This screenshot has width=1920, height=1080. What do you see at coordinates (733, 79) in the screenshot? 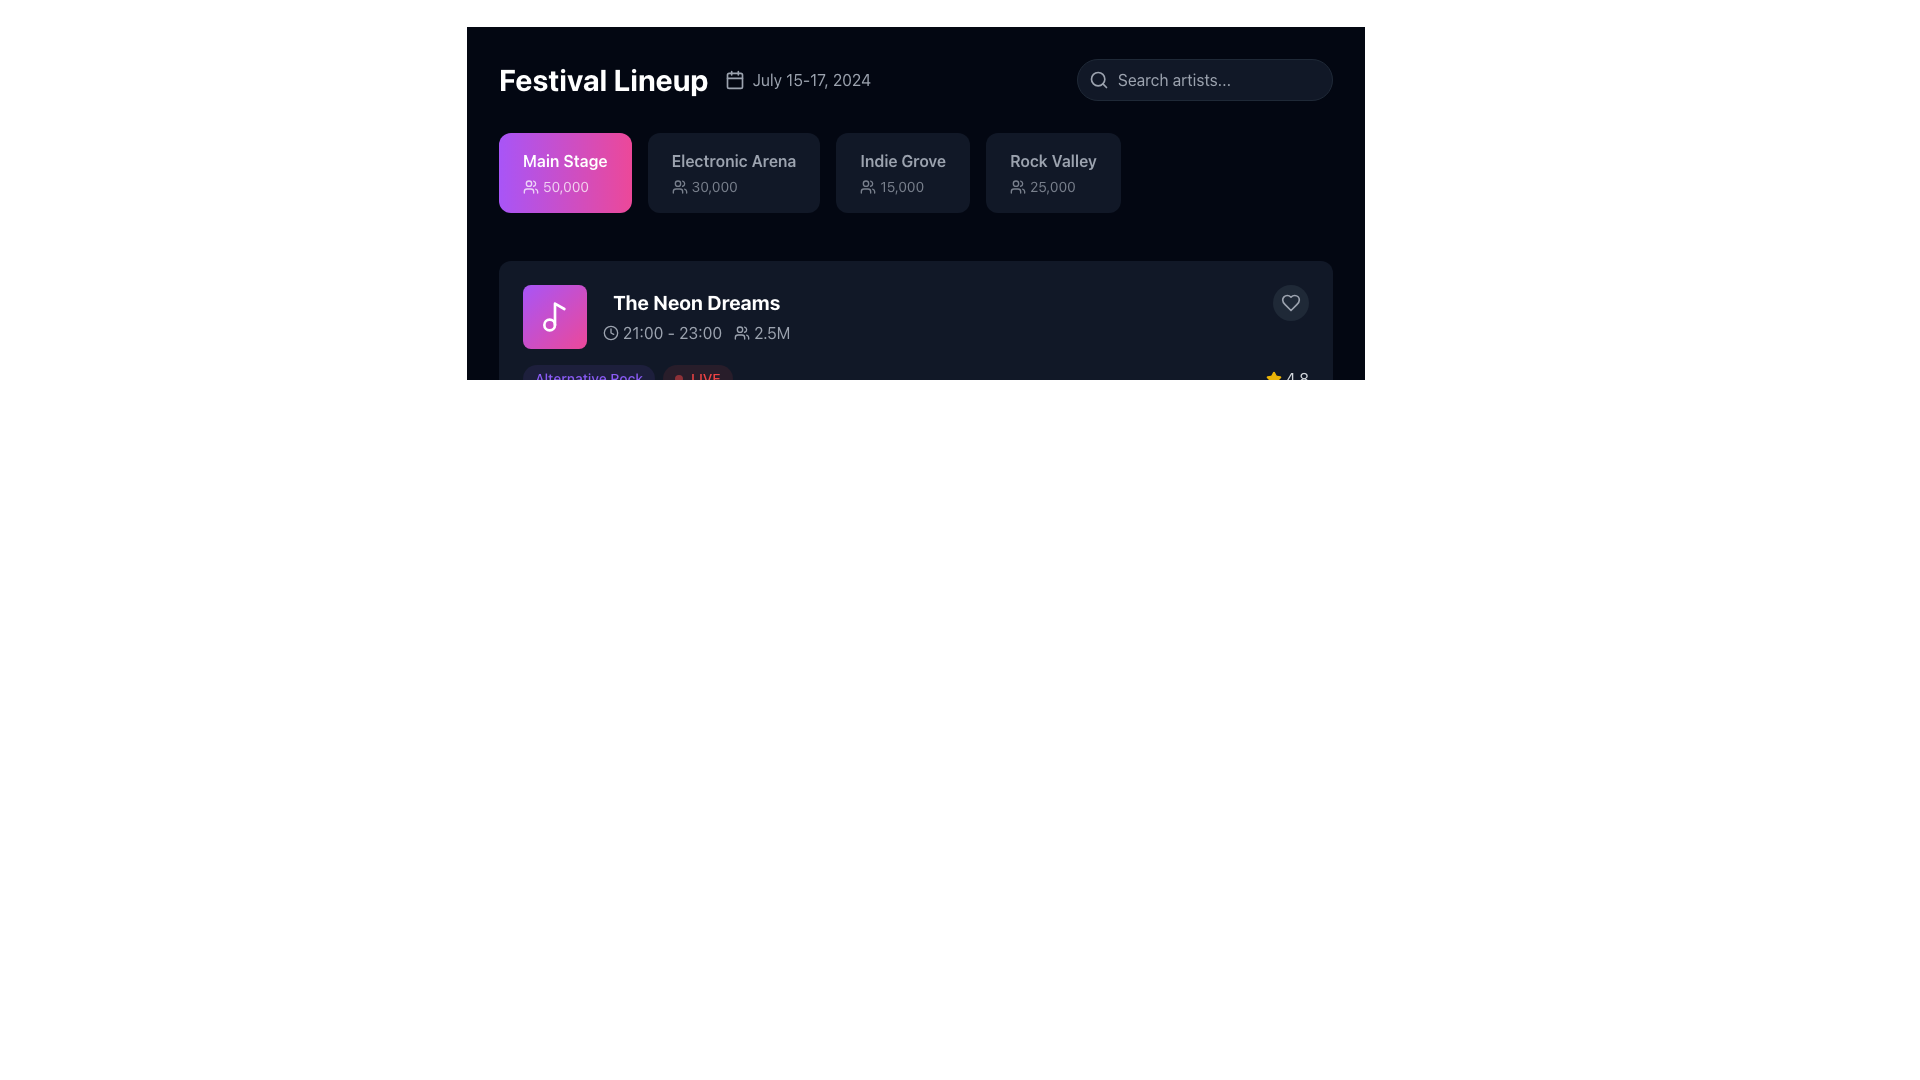
I see `the calendar icon located at the top bar of the interface, to the left of the text 'July 15-17, 2024'` at bounding box center [733, 79].